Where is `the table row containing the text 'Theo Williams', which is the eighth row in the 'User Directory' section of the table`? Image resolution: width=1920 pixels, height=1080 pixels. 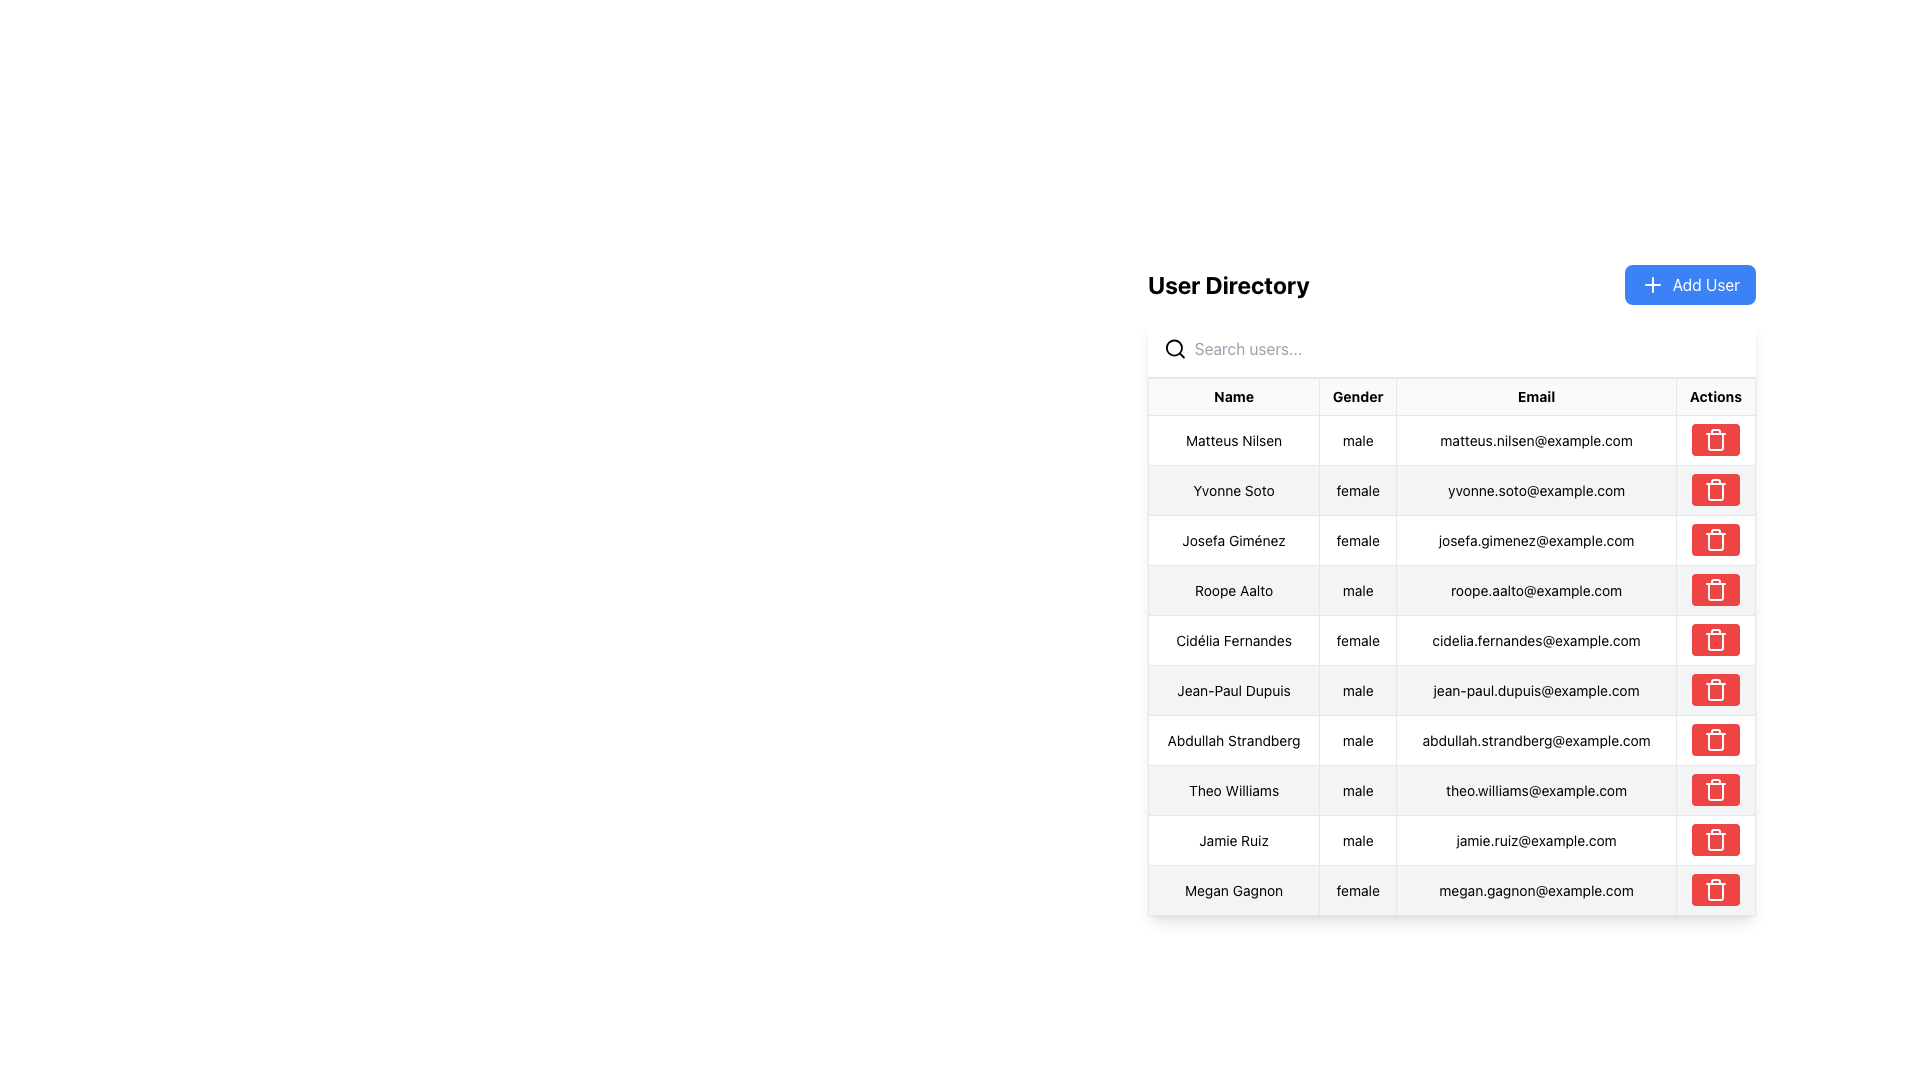 the table row containing the text 'Theo Williams', which is the eighth row in the 'User Directory' section of the table is located at coordinates (1451, 789).